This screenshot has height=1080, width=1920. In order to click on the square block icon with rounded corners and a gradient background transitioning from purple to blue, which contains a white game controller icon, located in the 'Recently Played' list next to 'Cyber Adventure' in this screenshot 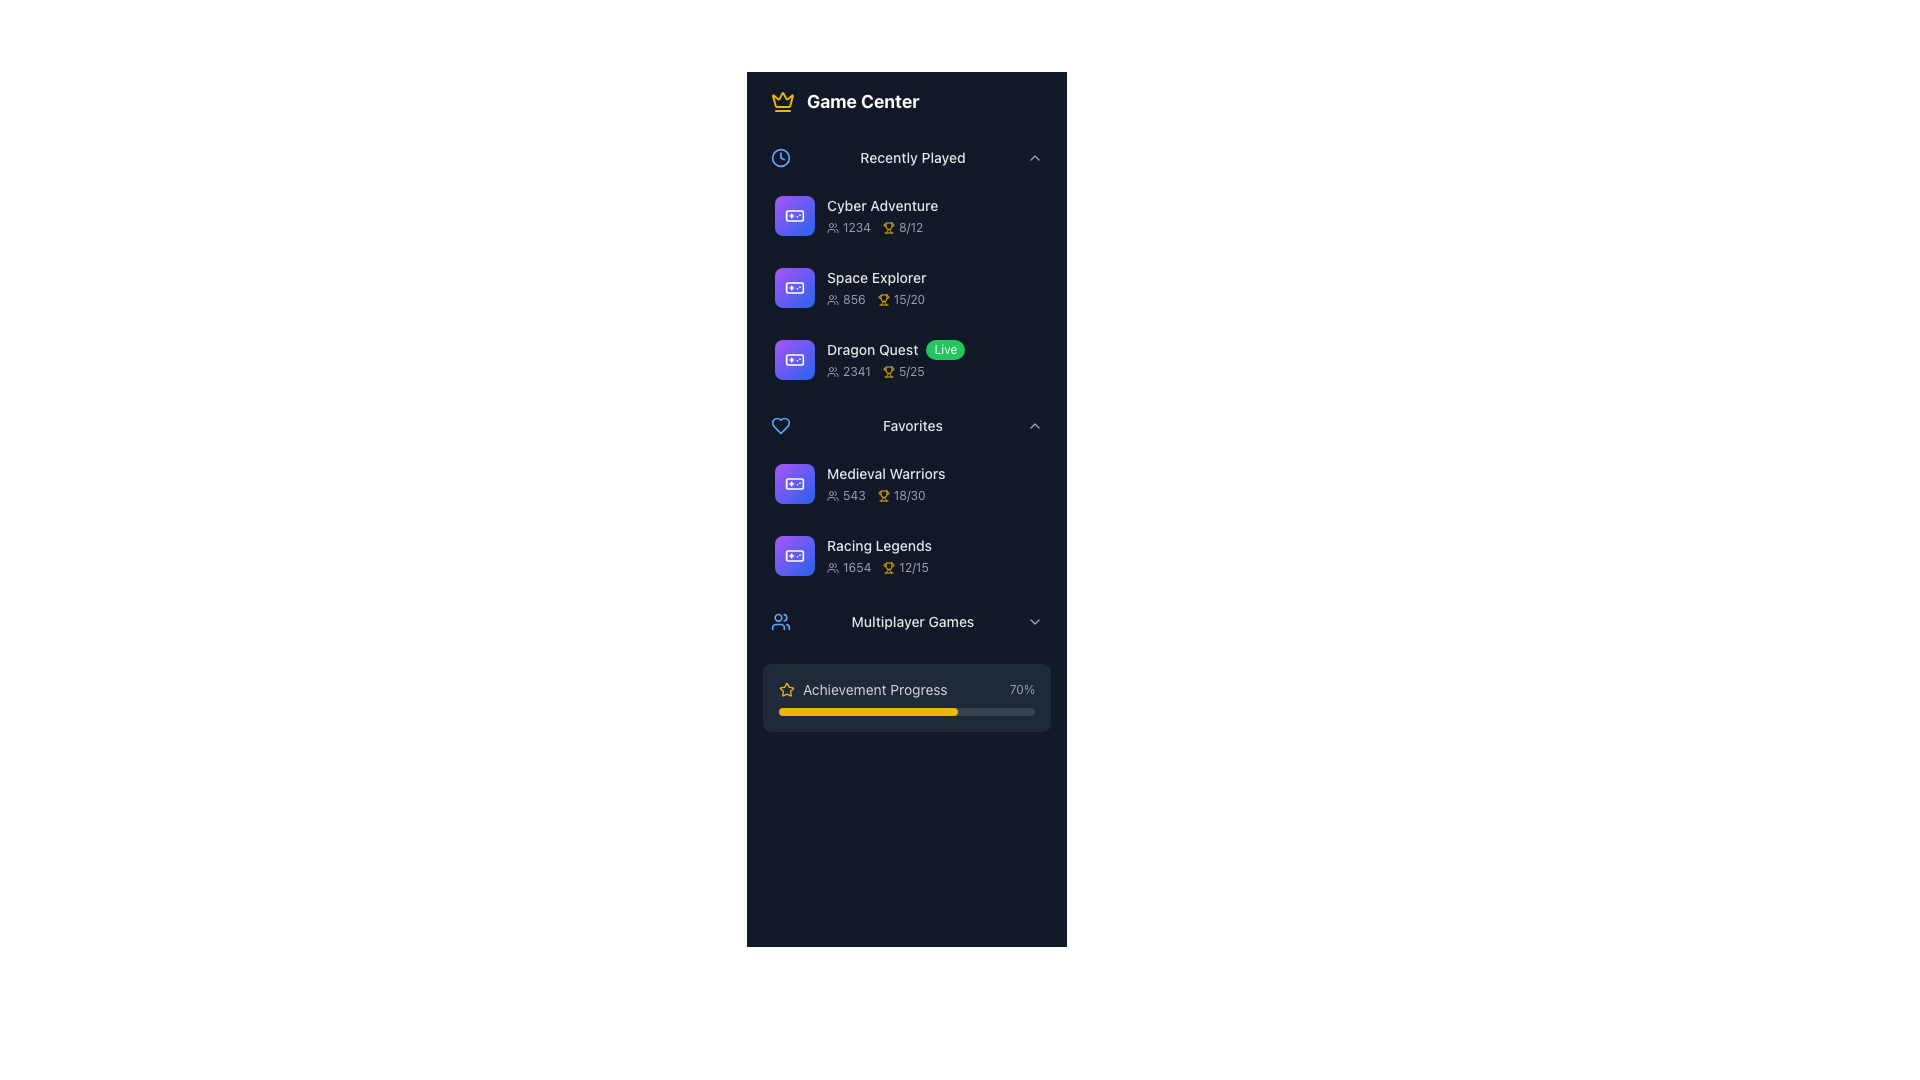, I will do `click(794, 216)`.